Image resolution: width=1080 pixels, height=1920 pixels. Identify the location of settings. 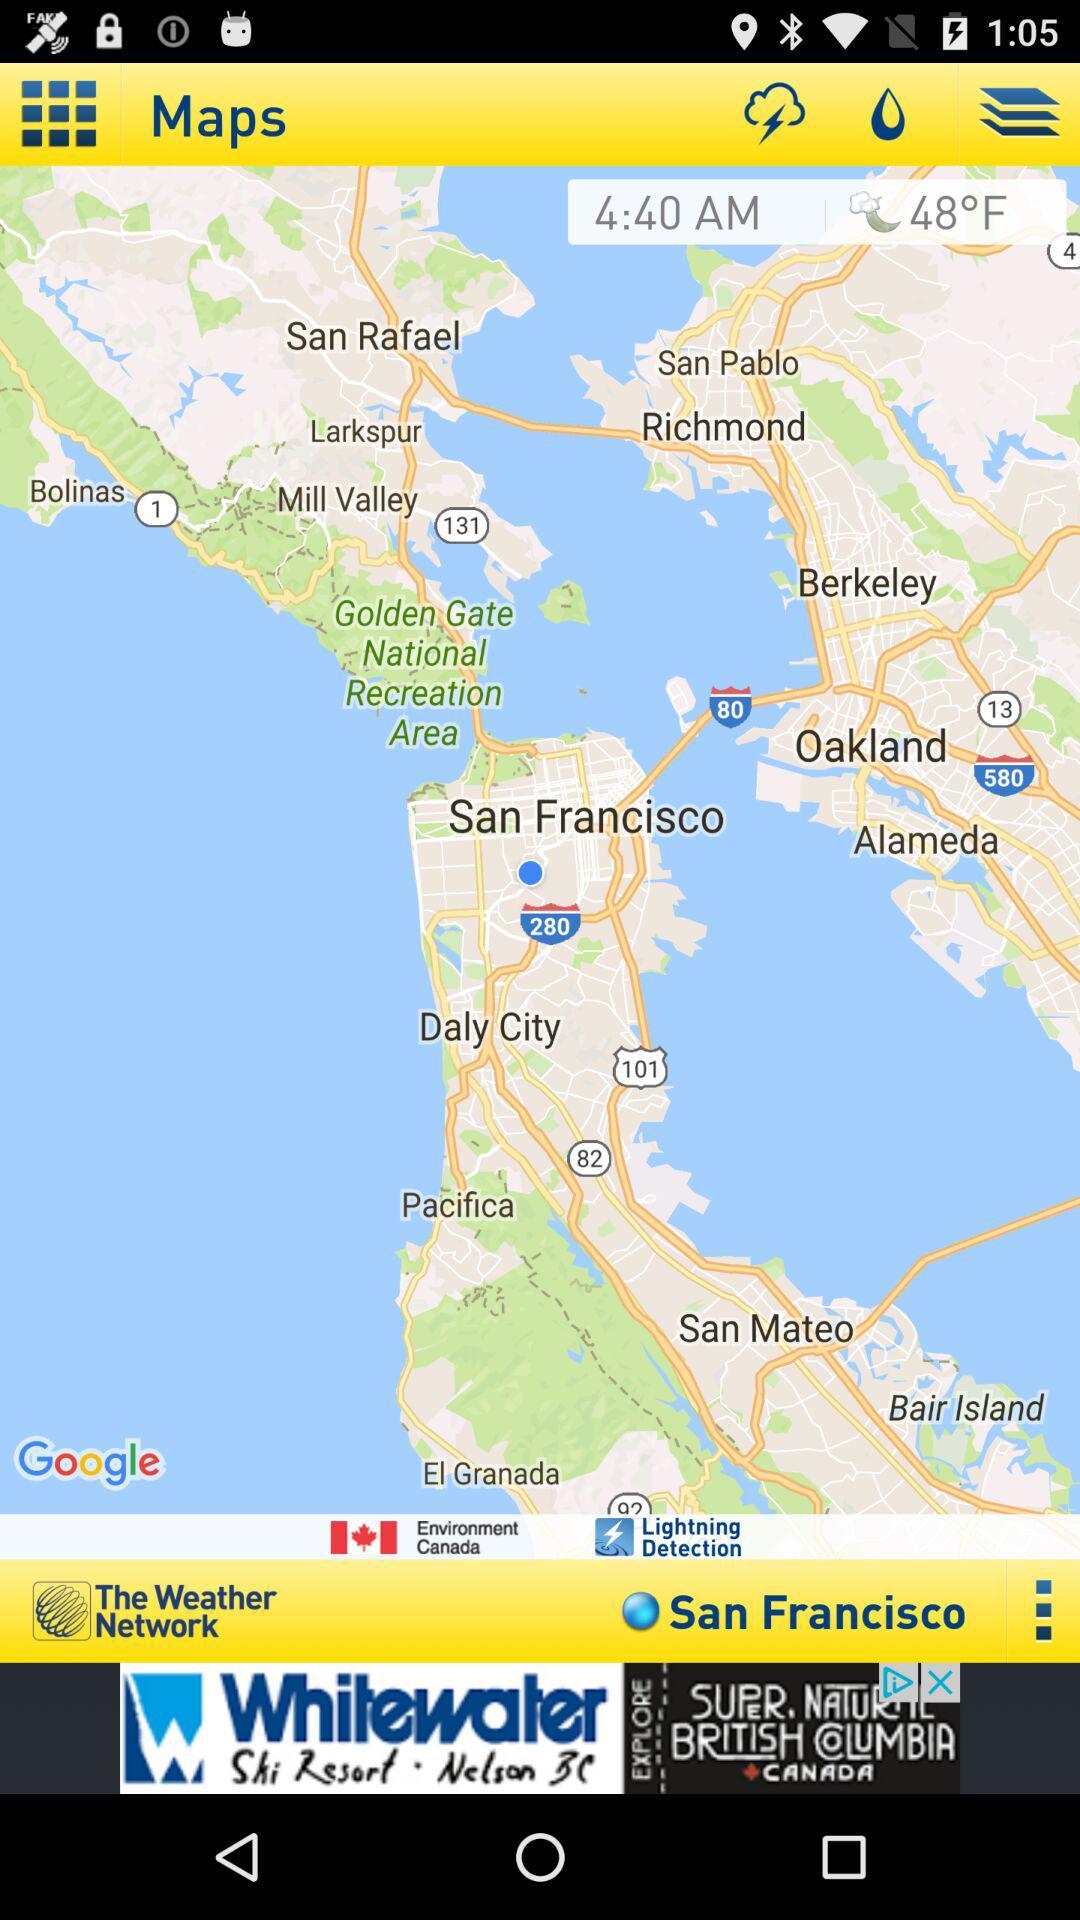
(1043, 1611).